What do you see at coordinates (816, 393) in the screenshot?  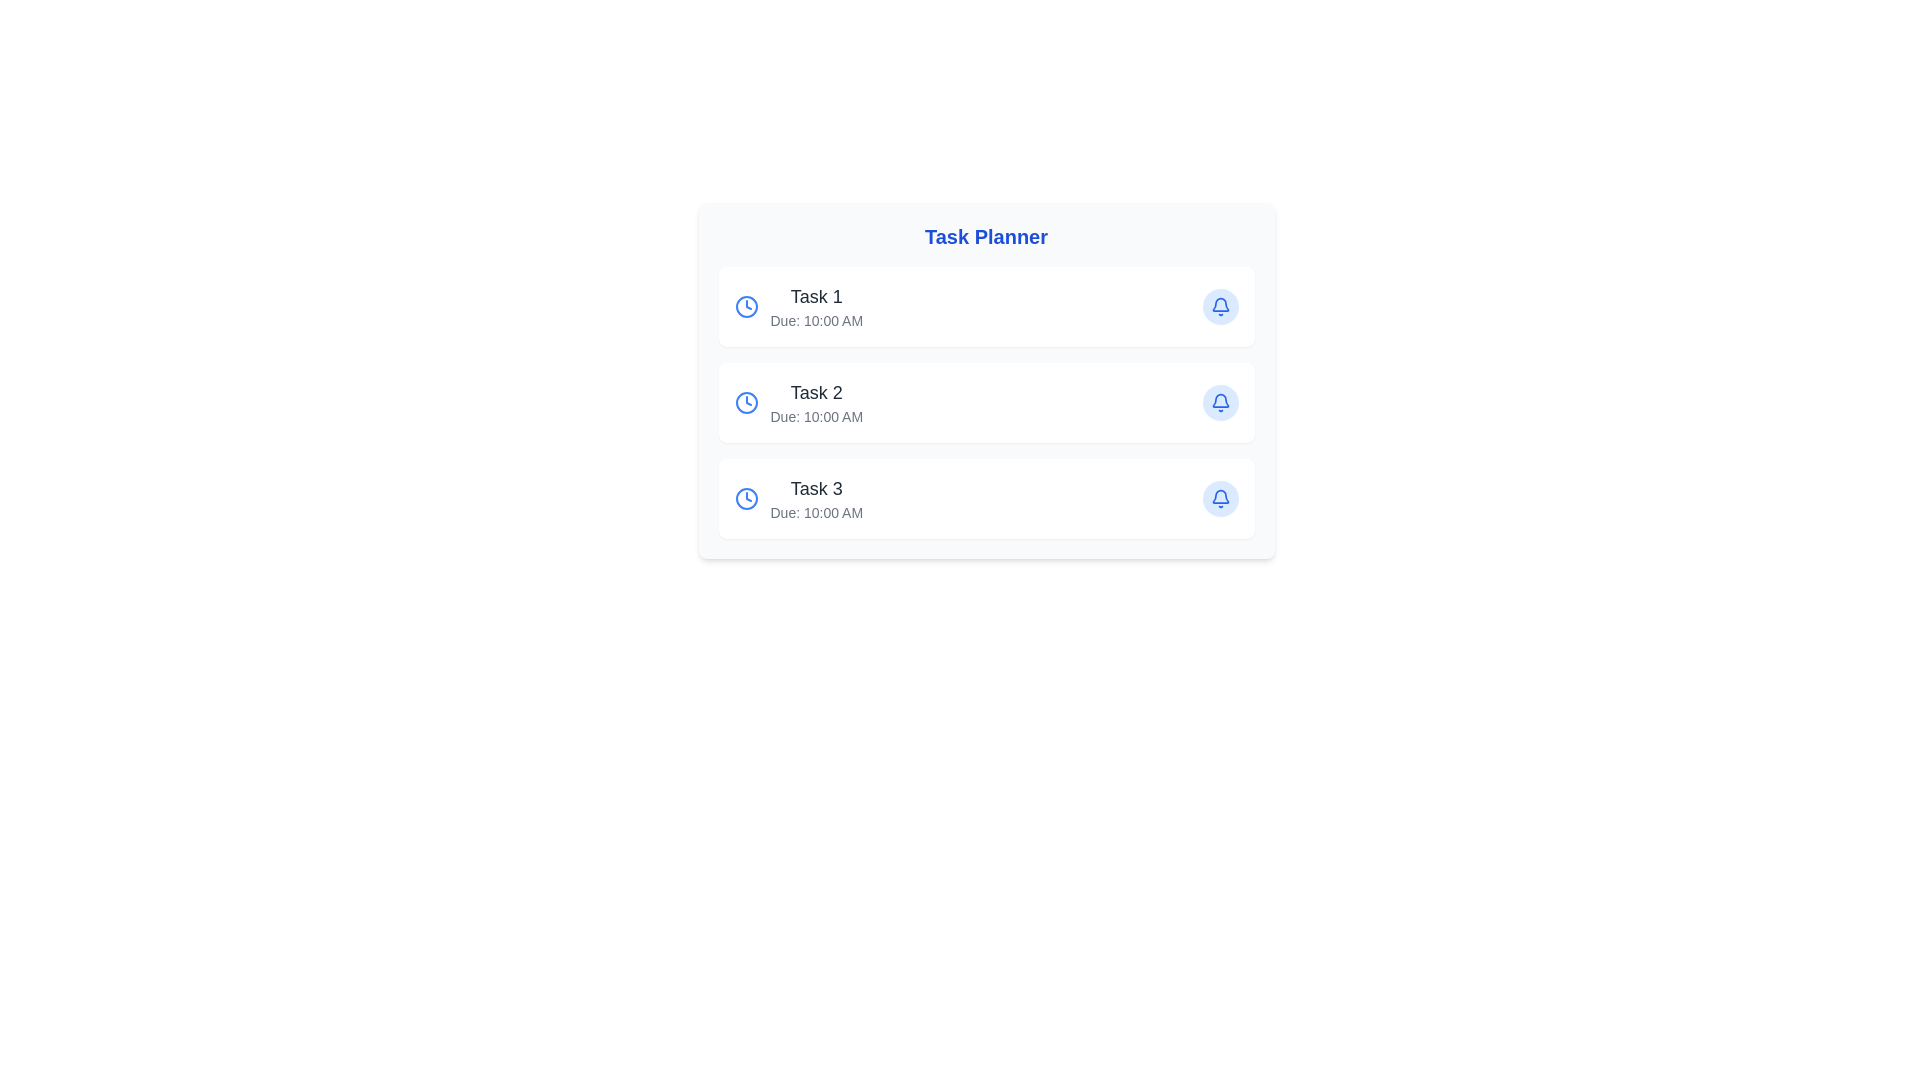 I see `the text element that reads 'Task 2', which is styled in a large, bold, dark gray font` at bounding box center [816, 393].